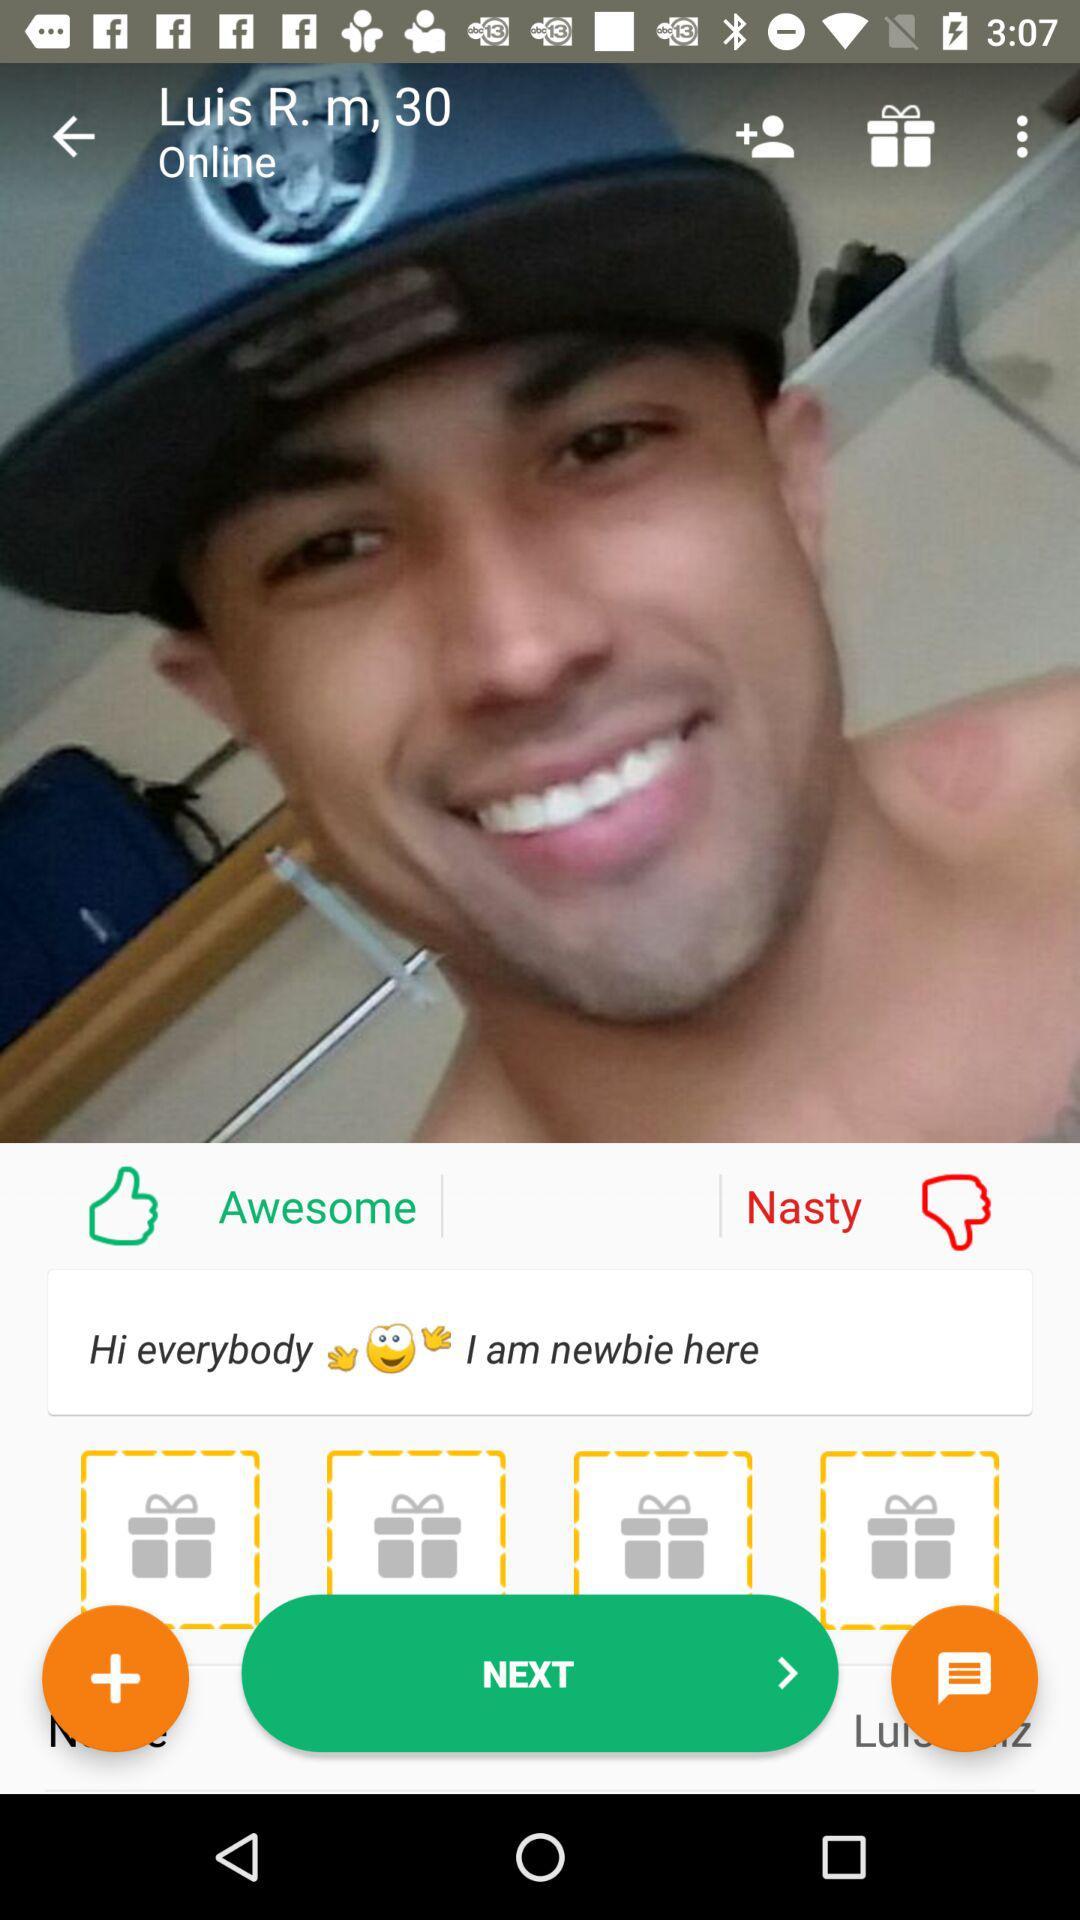  What do you see at coordinates (901, 135) in the screenshot?
I see `icon above the nasty item` at bounding box center [901, 135].